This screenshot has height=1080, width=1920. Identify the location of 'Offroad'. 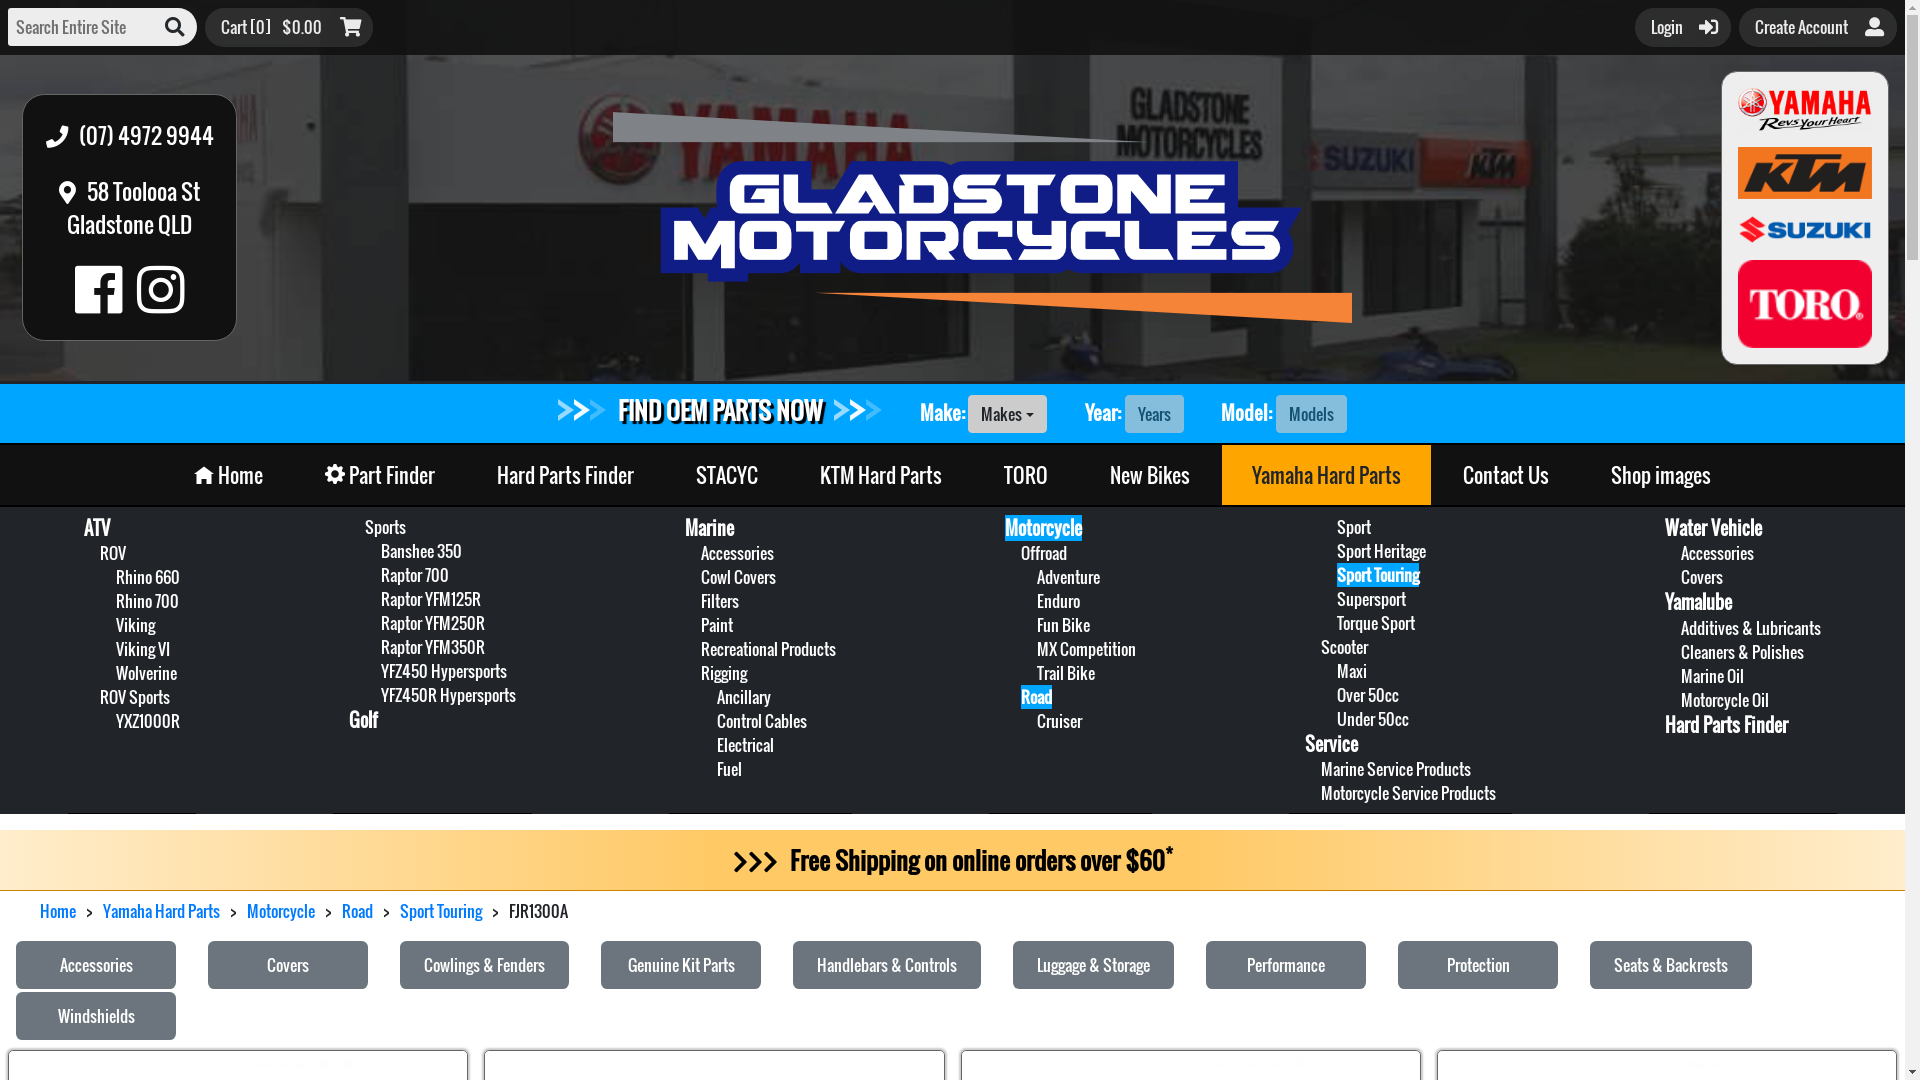
(1042, 552).